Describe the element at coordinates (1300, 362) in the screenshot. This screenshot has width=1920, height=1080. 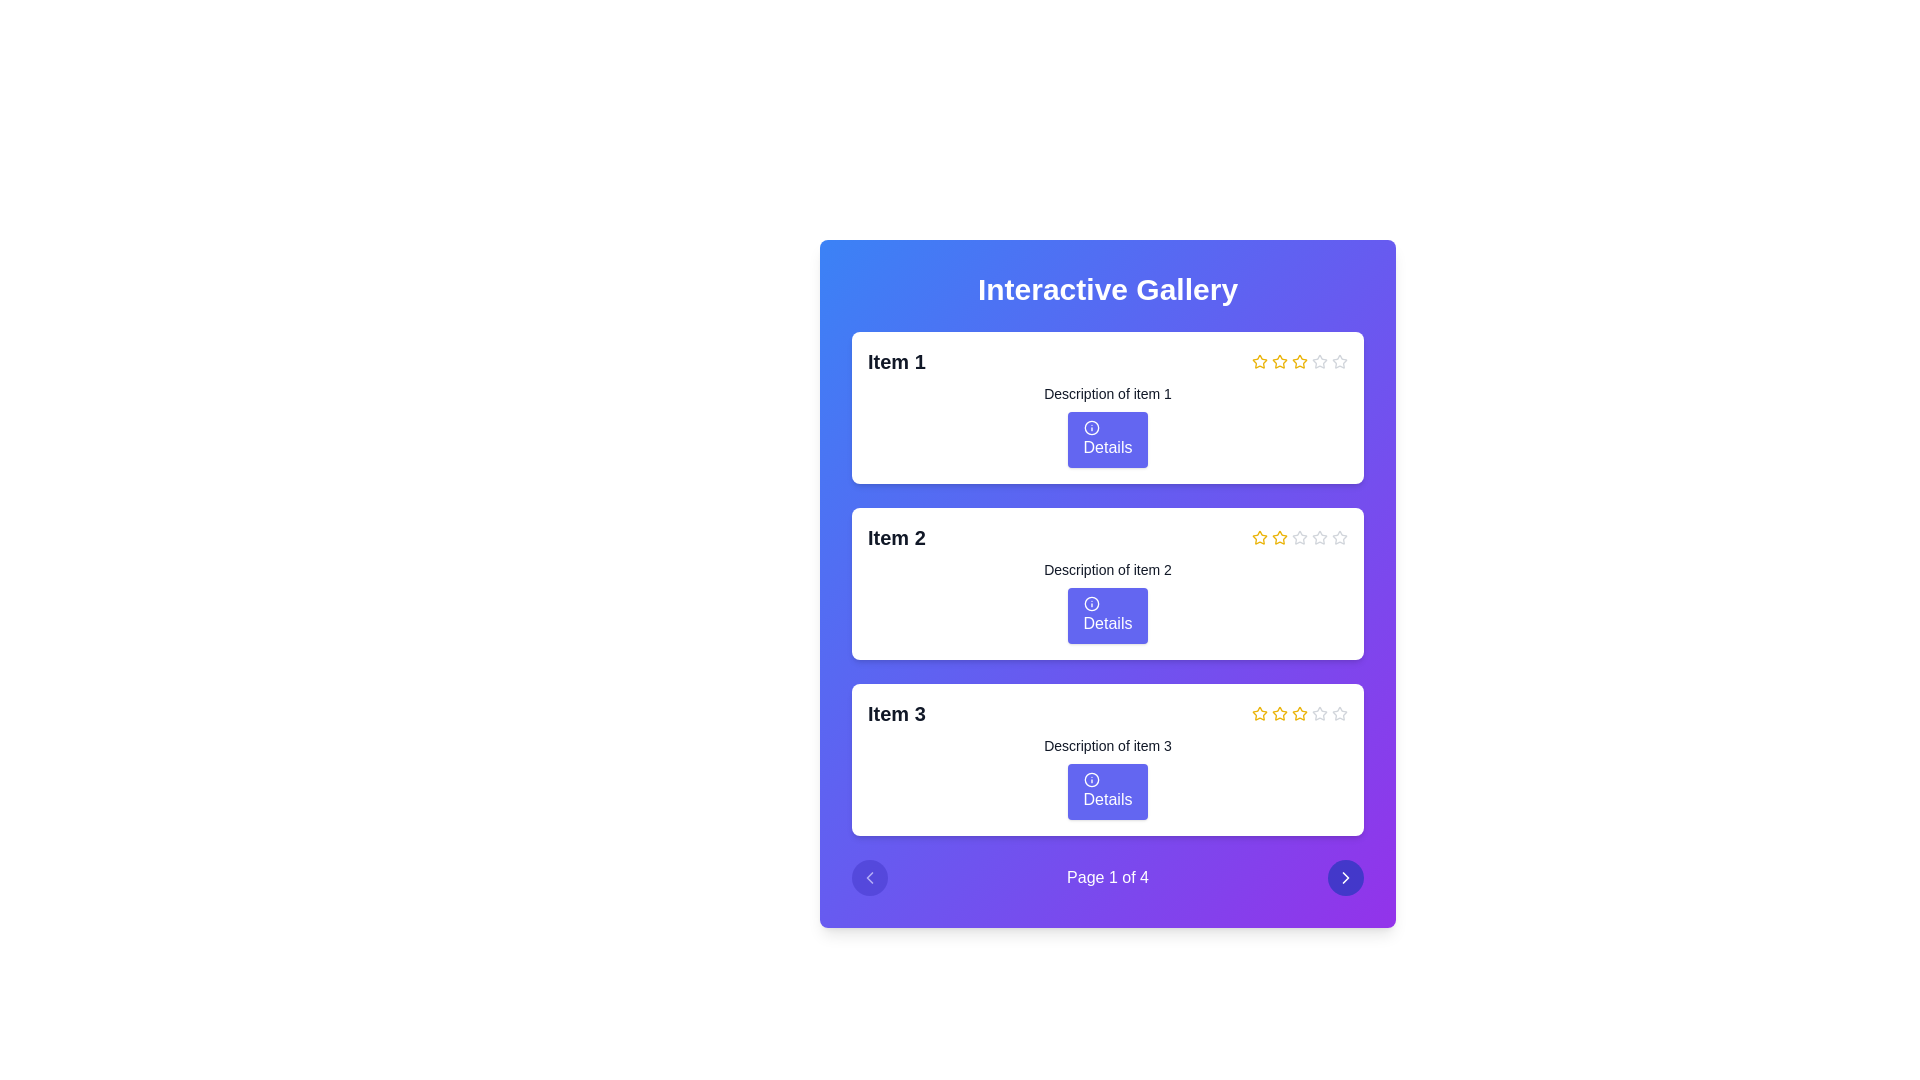
I see `the third star in the rating visualization for 'Item 1'` at that location.